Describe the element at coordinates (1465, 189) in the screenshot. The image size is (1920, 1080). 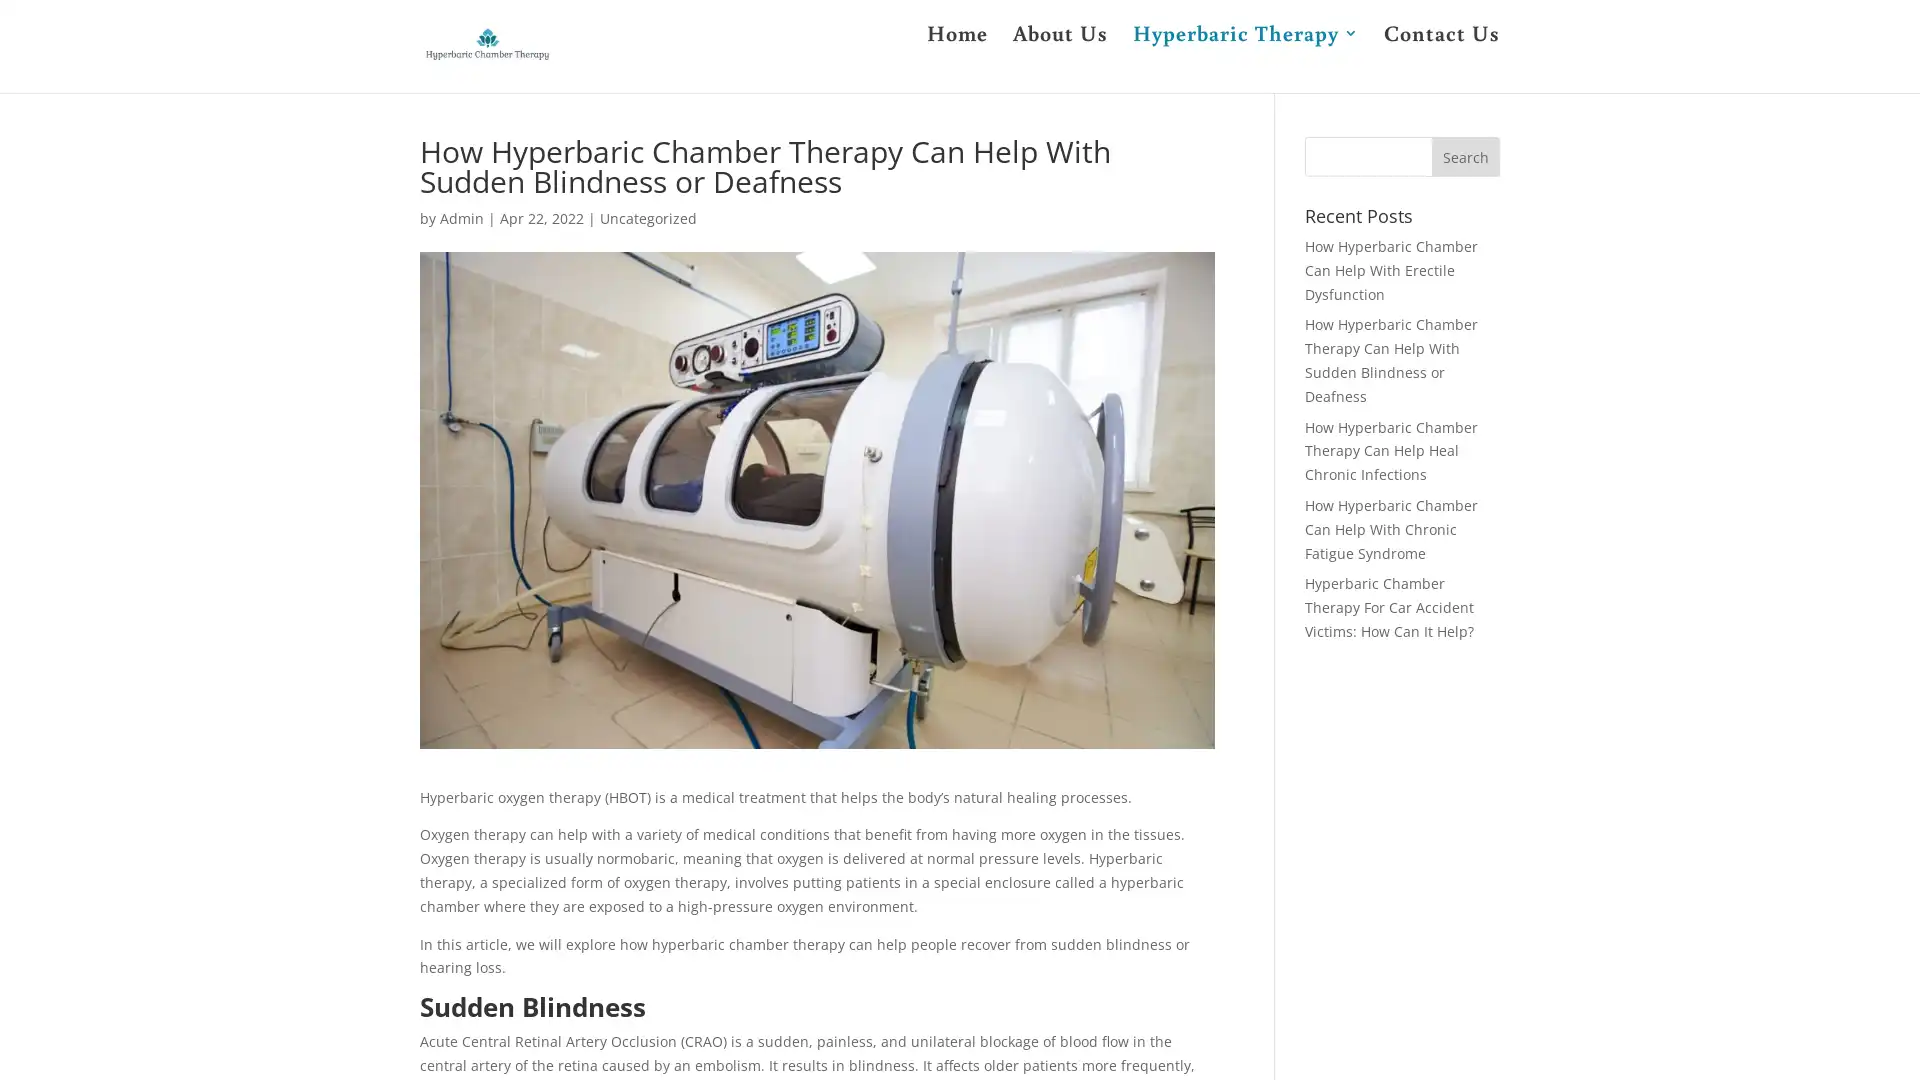
I see `Search` at that location.